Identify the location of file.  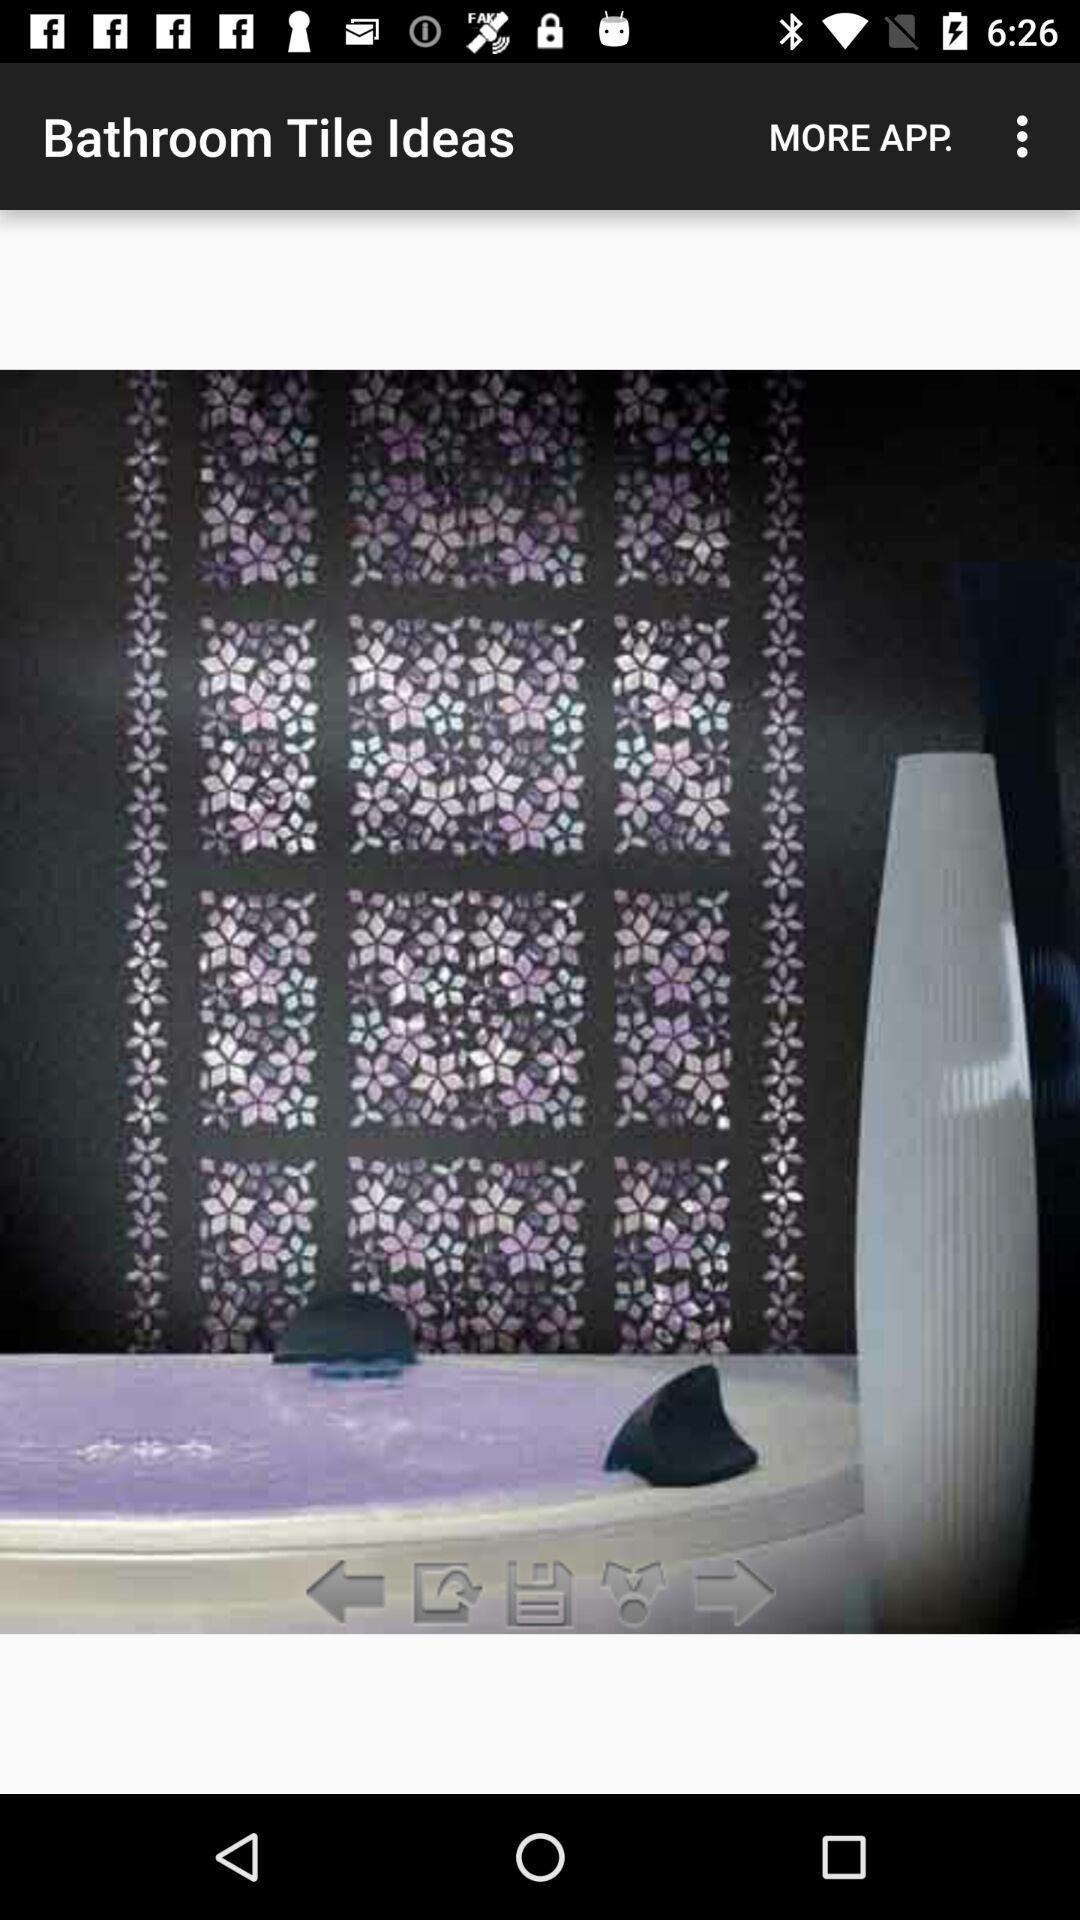
(540, 1593).